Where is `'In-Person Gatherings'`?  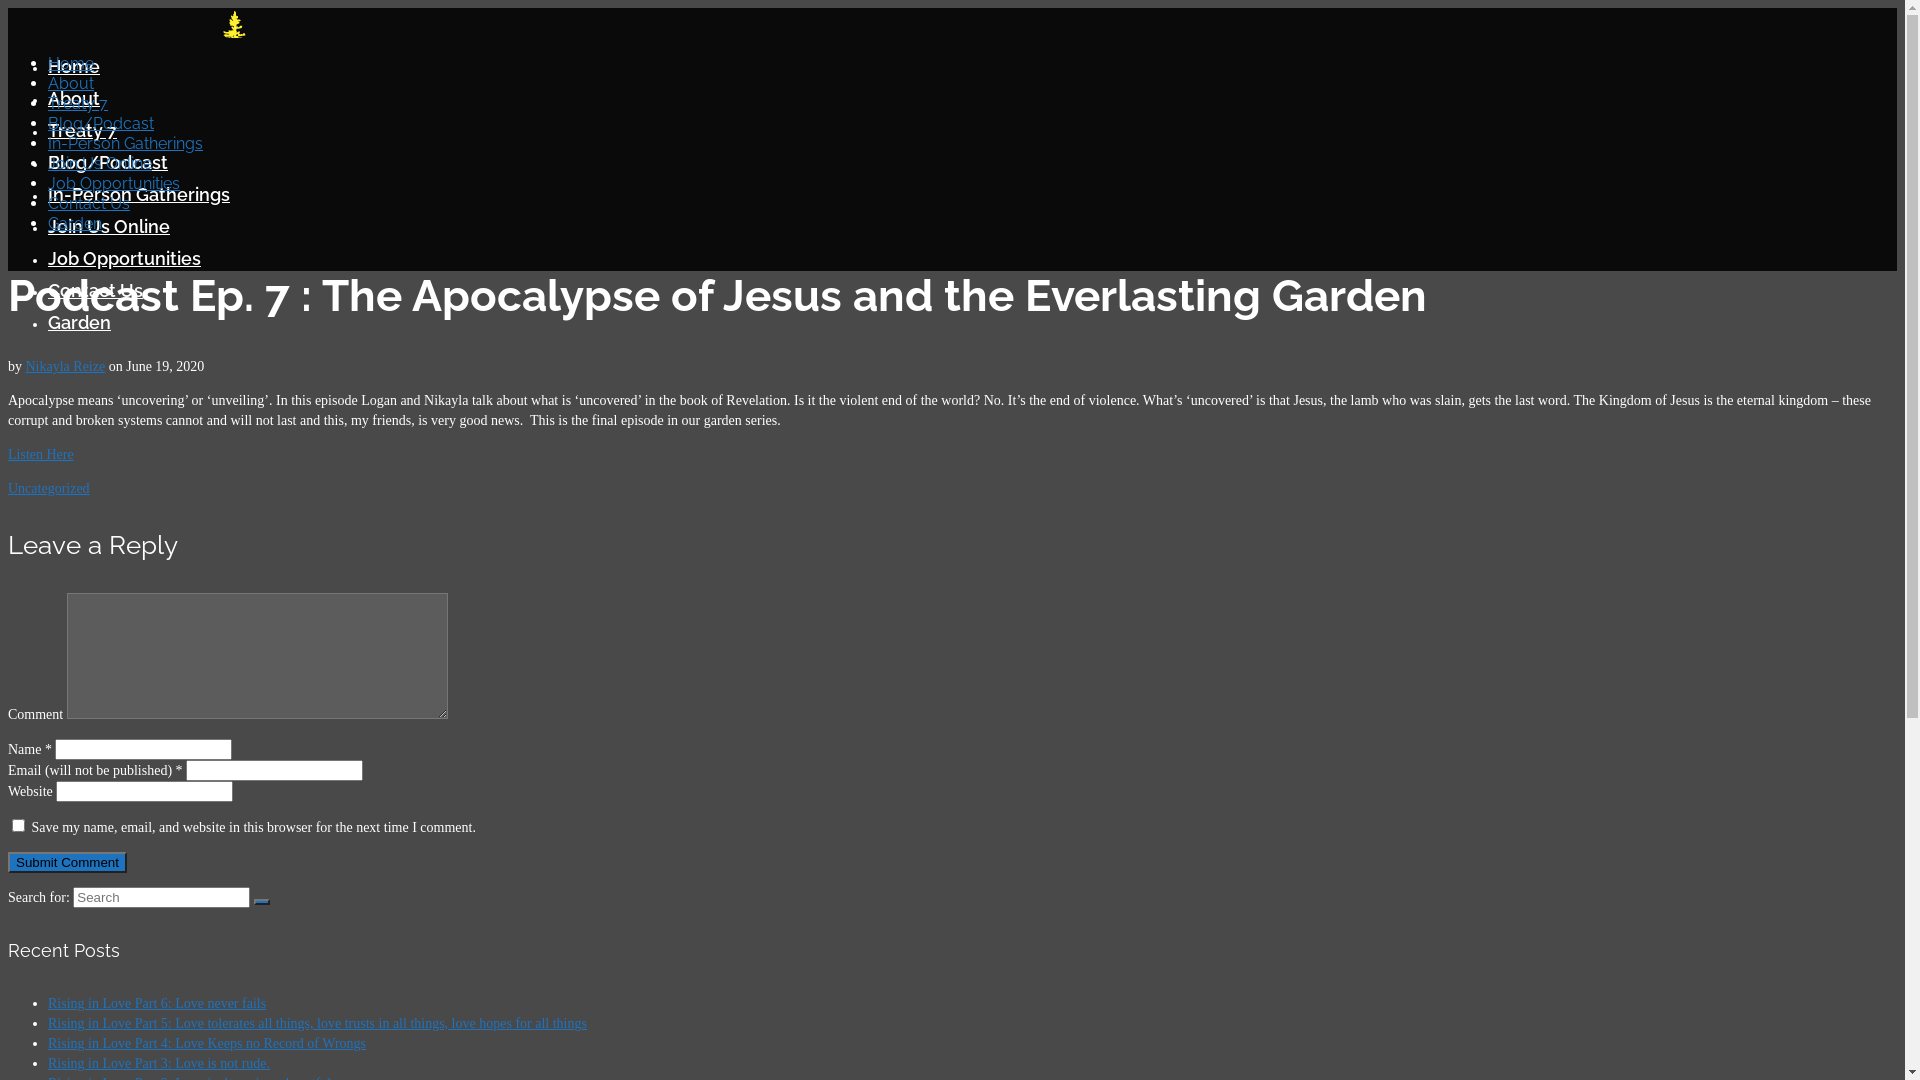 'In-Person Gatherings' is located at coordinates (138, 194).